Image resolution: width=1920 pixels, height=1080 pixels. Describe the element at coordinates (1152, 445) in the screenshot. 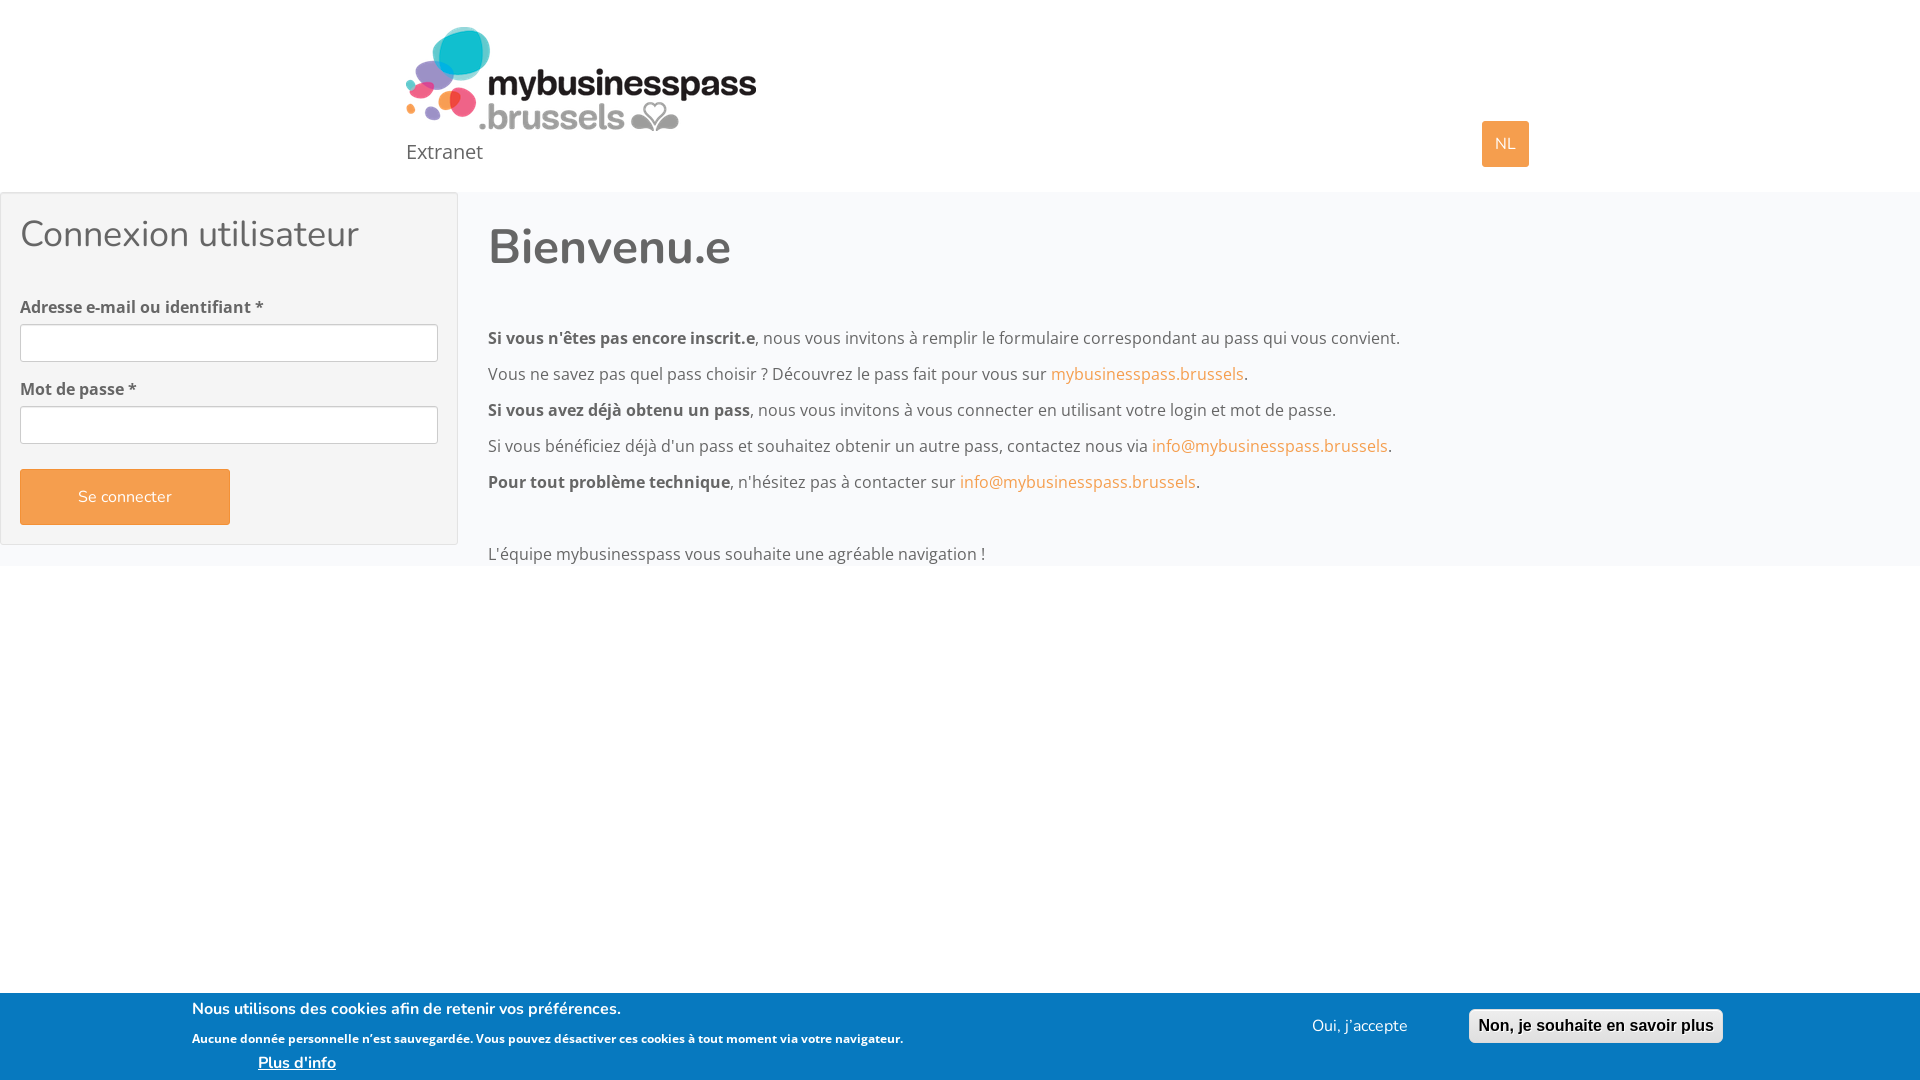

I see `'info@mybusinesspass.brussels'` at that location.